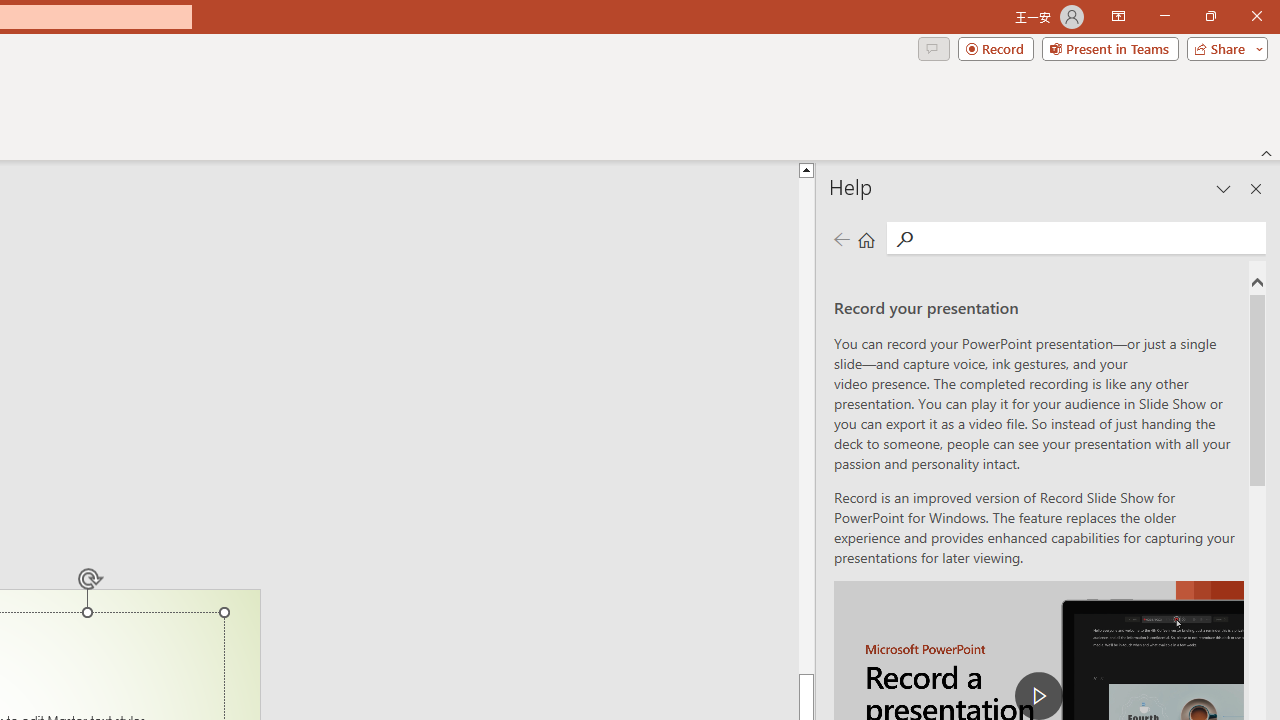 The height and width of the screenshot is (720, 1280). What do you see at coordinates (1164, 16) in the screenshot?
I see `'Minimize'` at bounding box center [1164, 16].